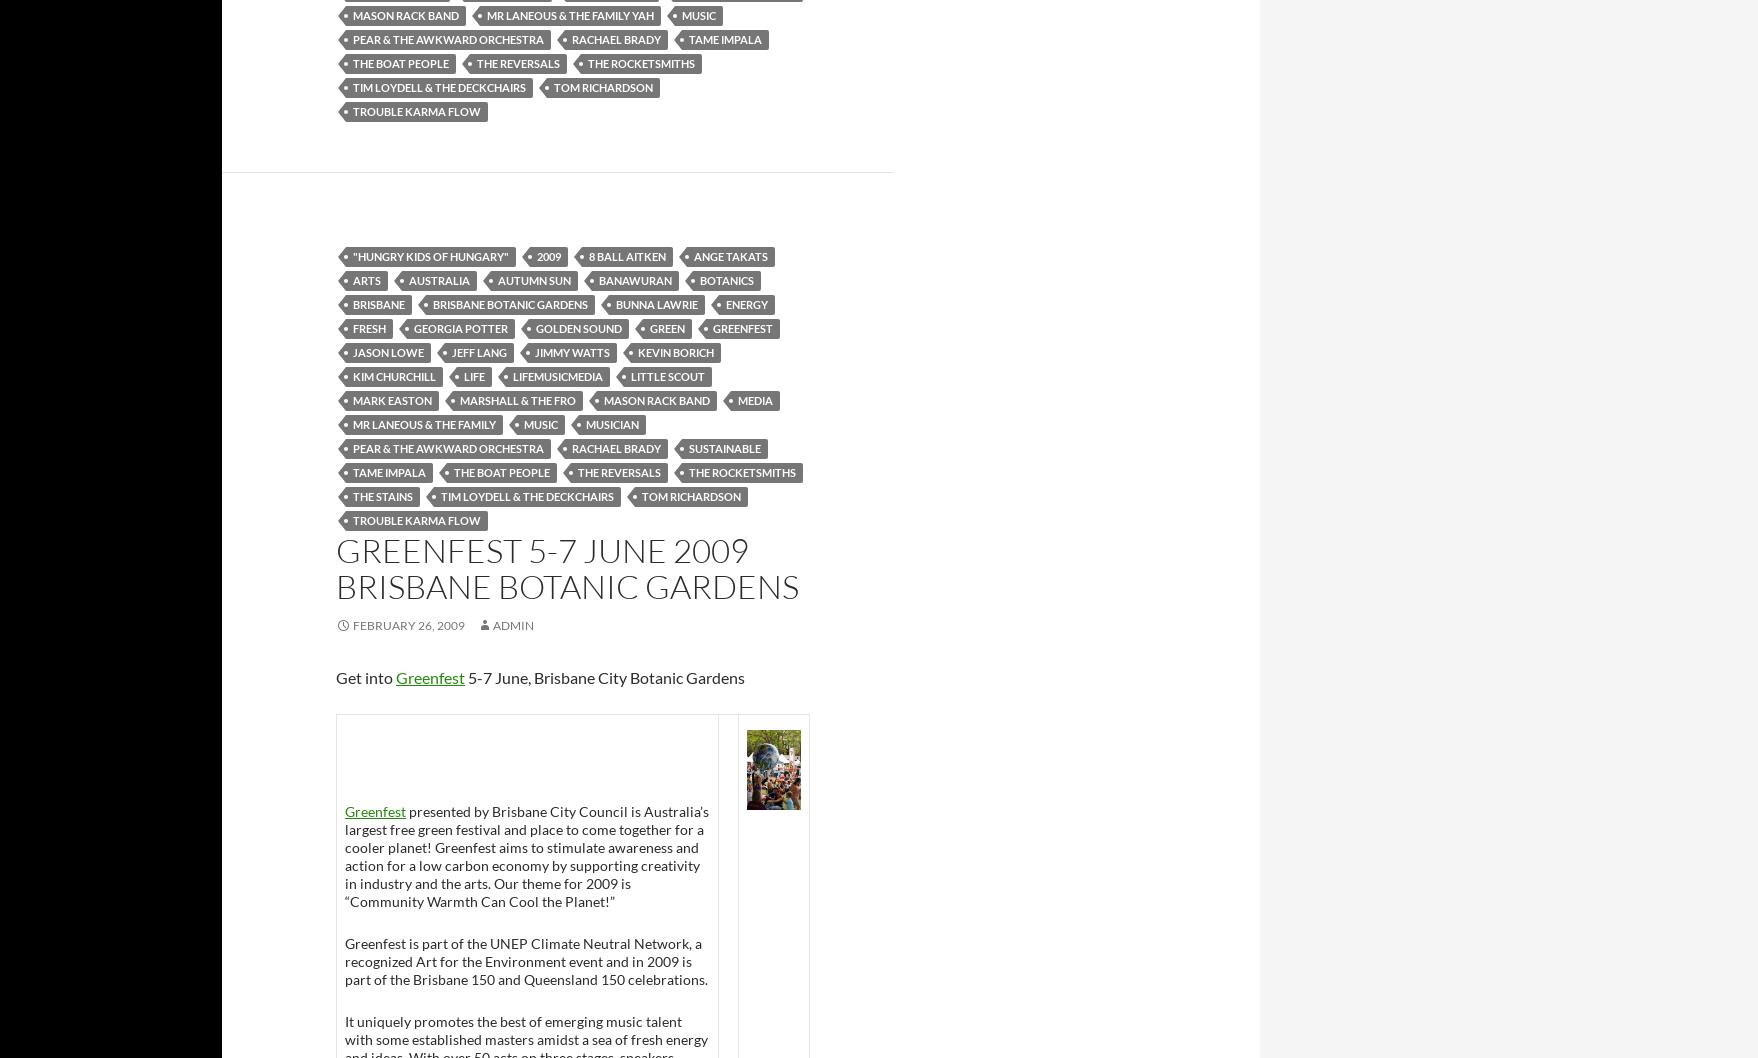  I want to click on 'lifemusicmedia', so click(511, 375).